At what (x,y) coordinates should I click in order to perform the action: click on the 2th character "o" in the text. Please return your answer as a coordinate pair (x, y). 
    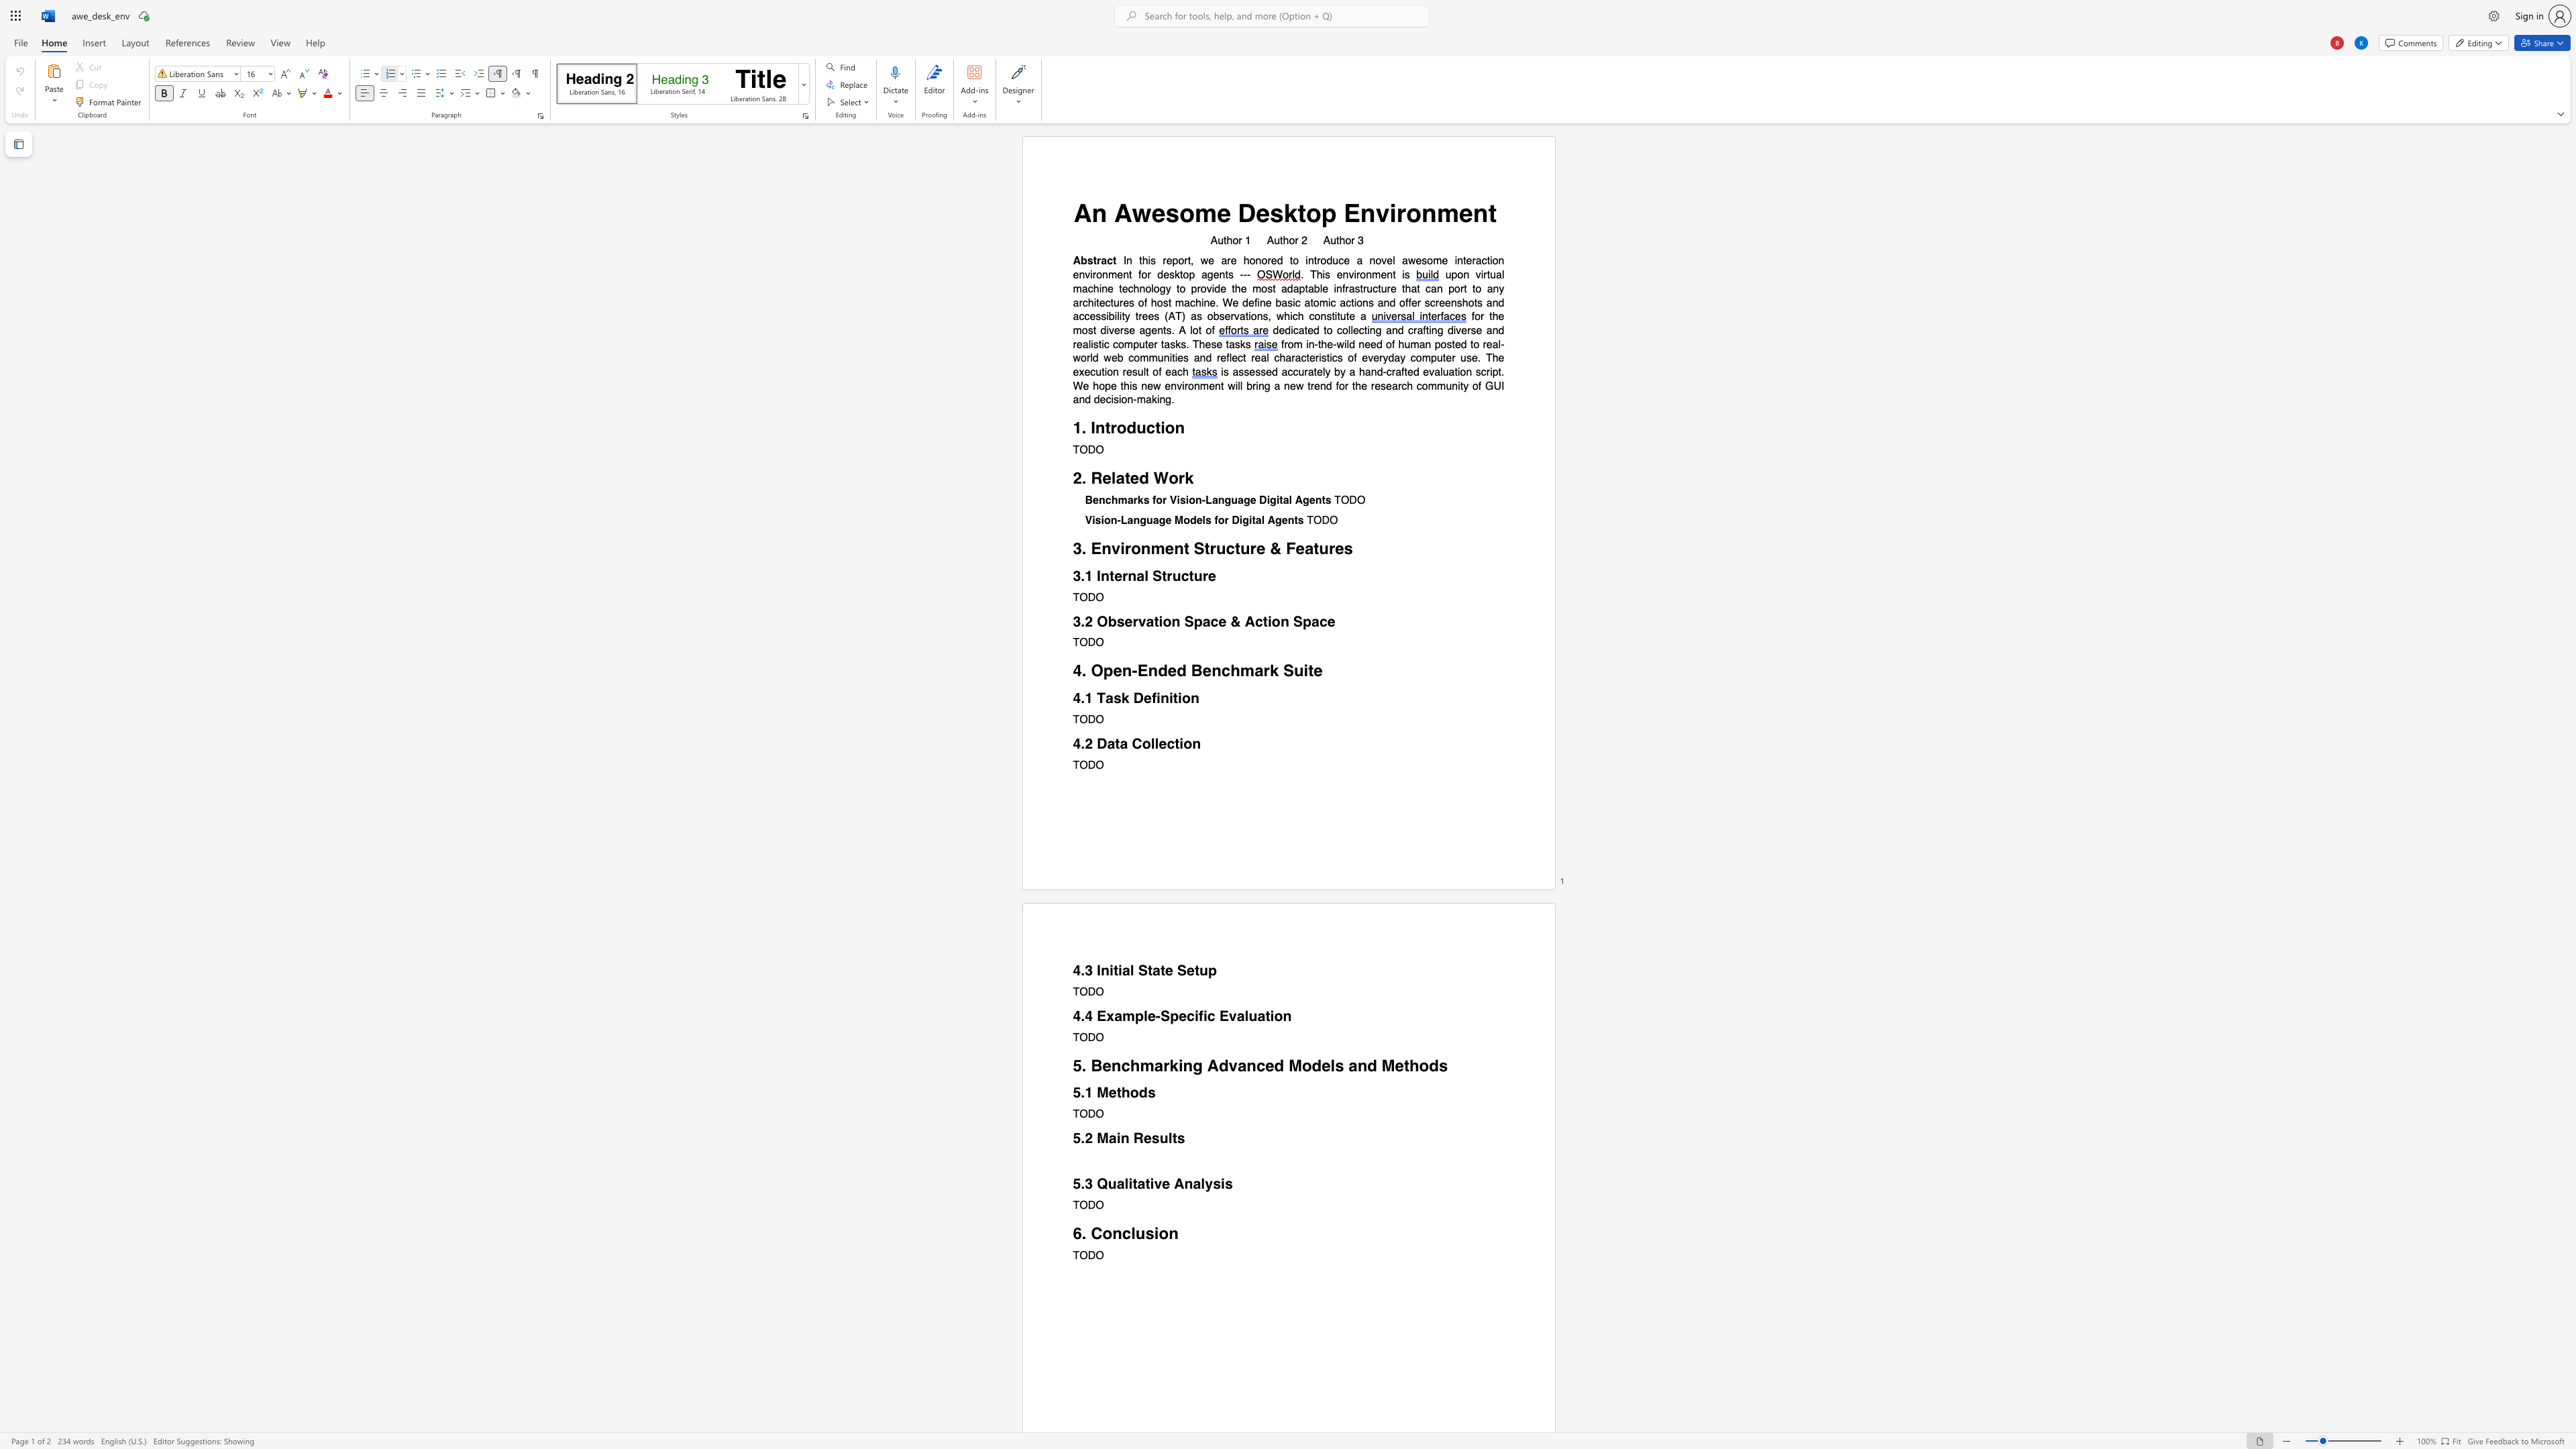
    Looking at the image, I should click on (1163, 1232).